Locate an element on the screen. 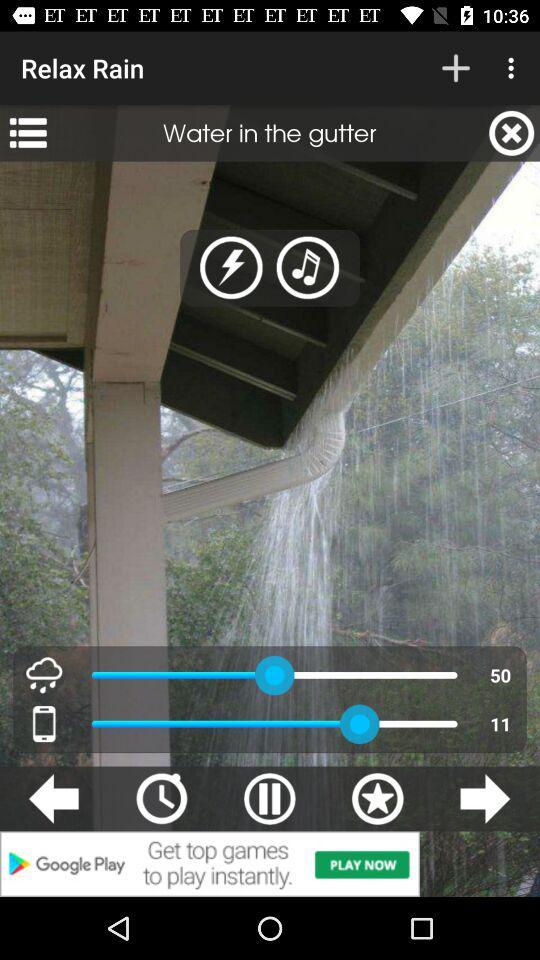 The height and width of the screenshot is (960, 540). app next to the water in the app is located at coordinates (27, 132).